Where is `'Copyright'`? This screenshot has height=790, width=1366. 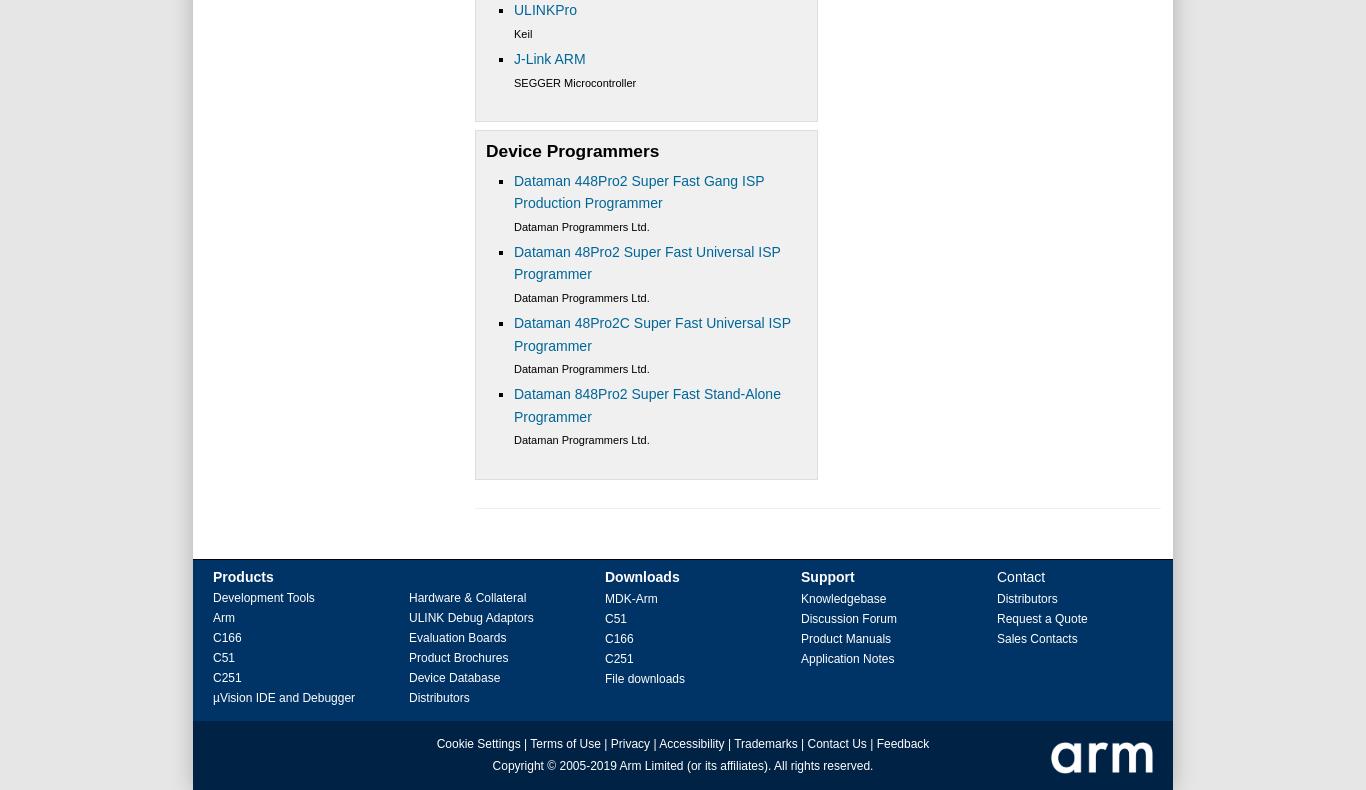
'Copyright' is located at coordinates (517, 765).